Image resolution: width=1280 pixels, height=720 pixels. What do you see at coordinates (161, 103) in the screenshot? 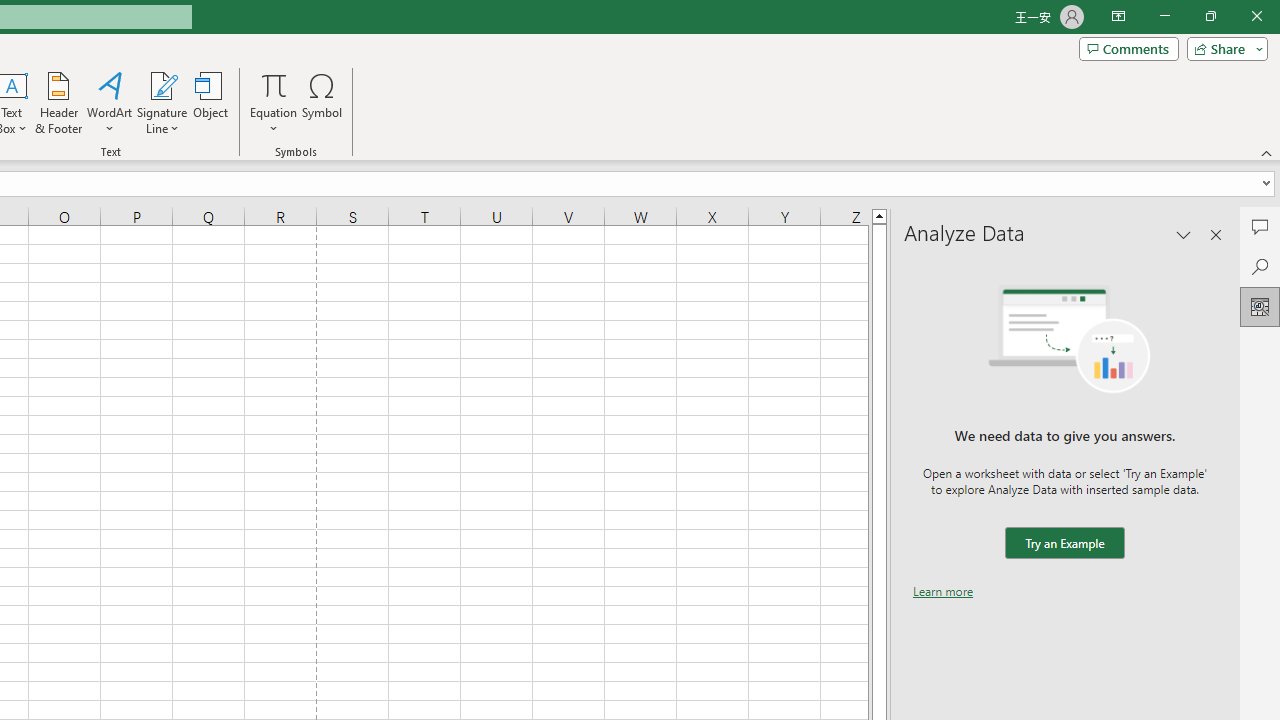
I see `'Signature Line'` at bounding box center [161, 103].